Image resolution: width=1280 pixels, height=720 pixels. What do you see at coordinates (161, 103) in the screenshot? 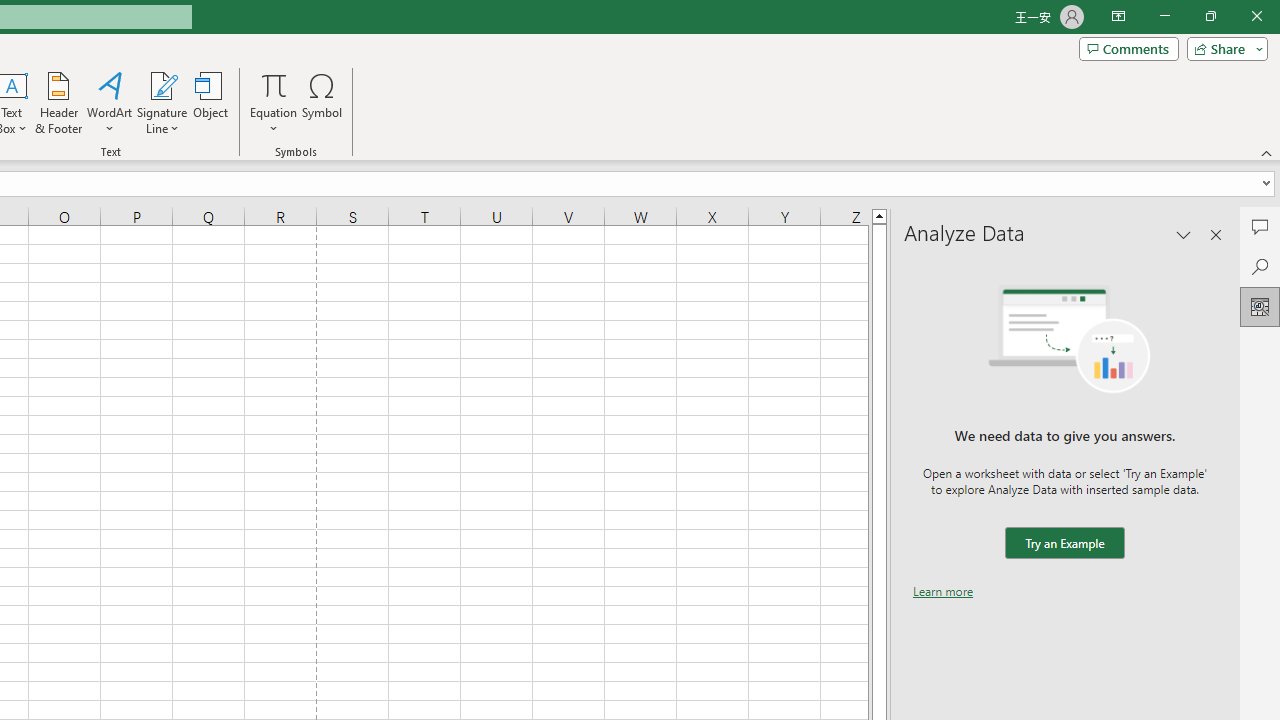
I see `'Signature Line'` at bounding box center [161, 103].